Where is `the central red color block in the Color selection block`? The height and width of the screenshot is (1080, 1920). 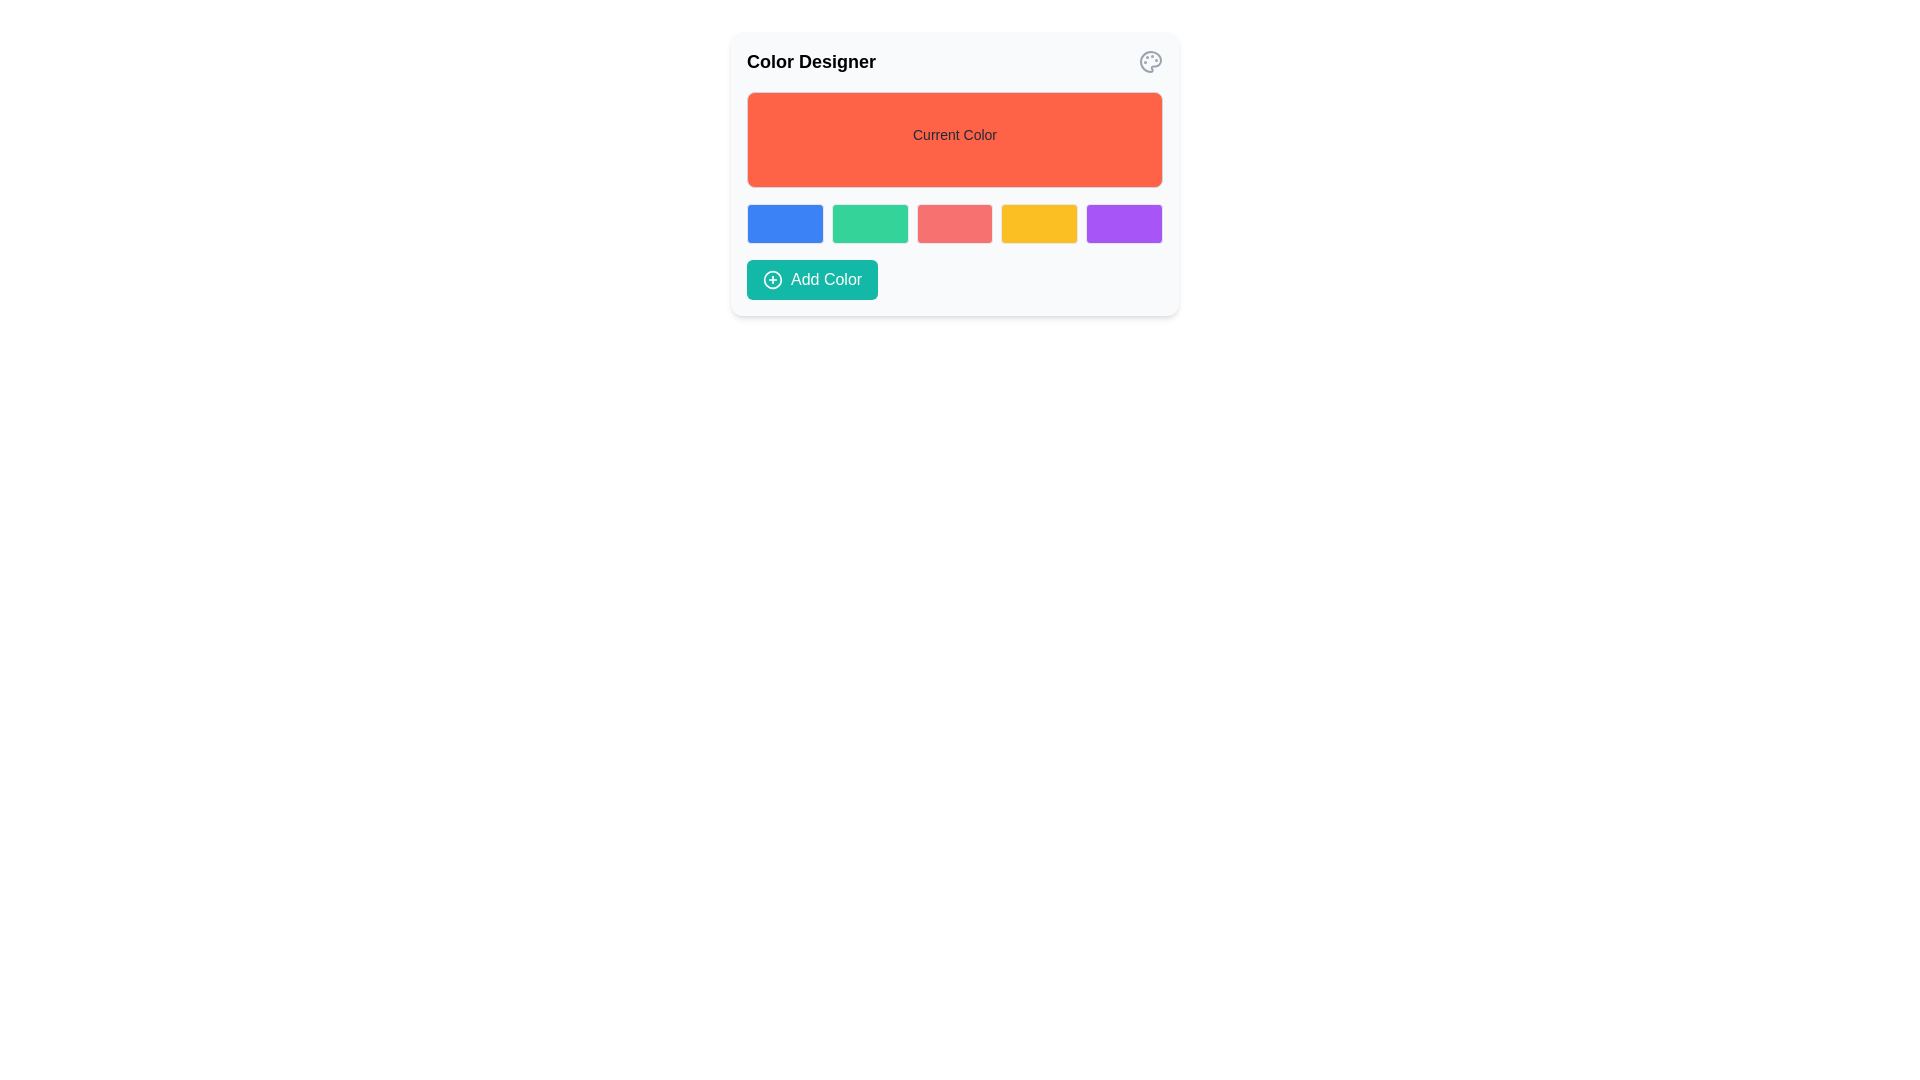 the central red color block in the Color selection block is located at coordinates (954, 223).